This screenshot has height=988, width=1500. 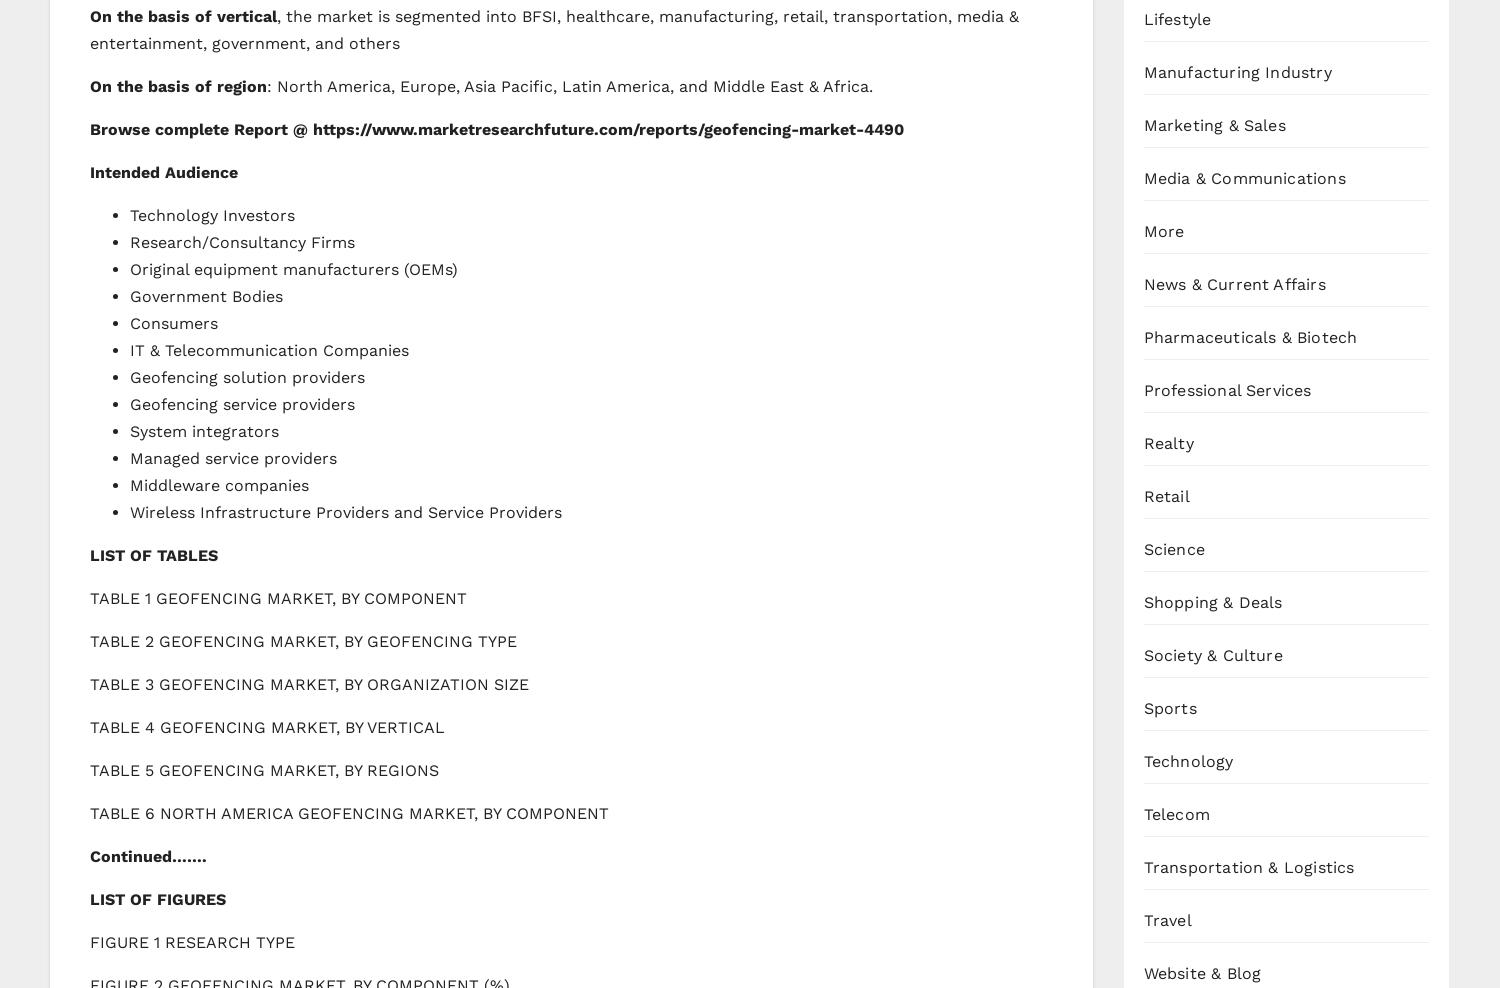 I want to click on 'Geofencing solution providers', so click(x=246, y=375).